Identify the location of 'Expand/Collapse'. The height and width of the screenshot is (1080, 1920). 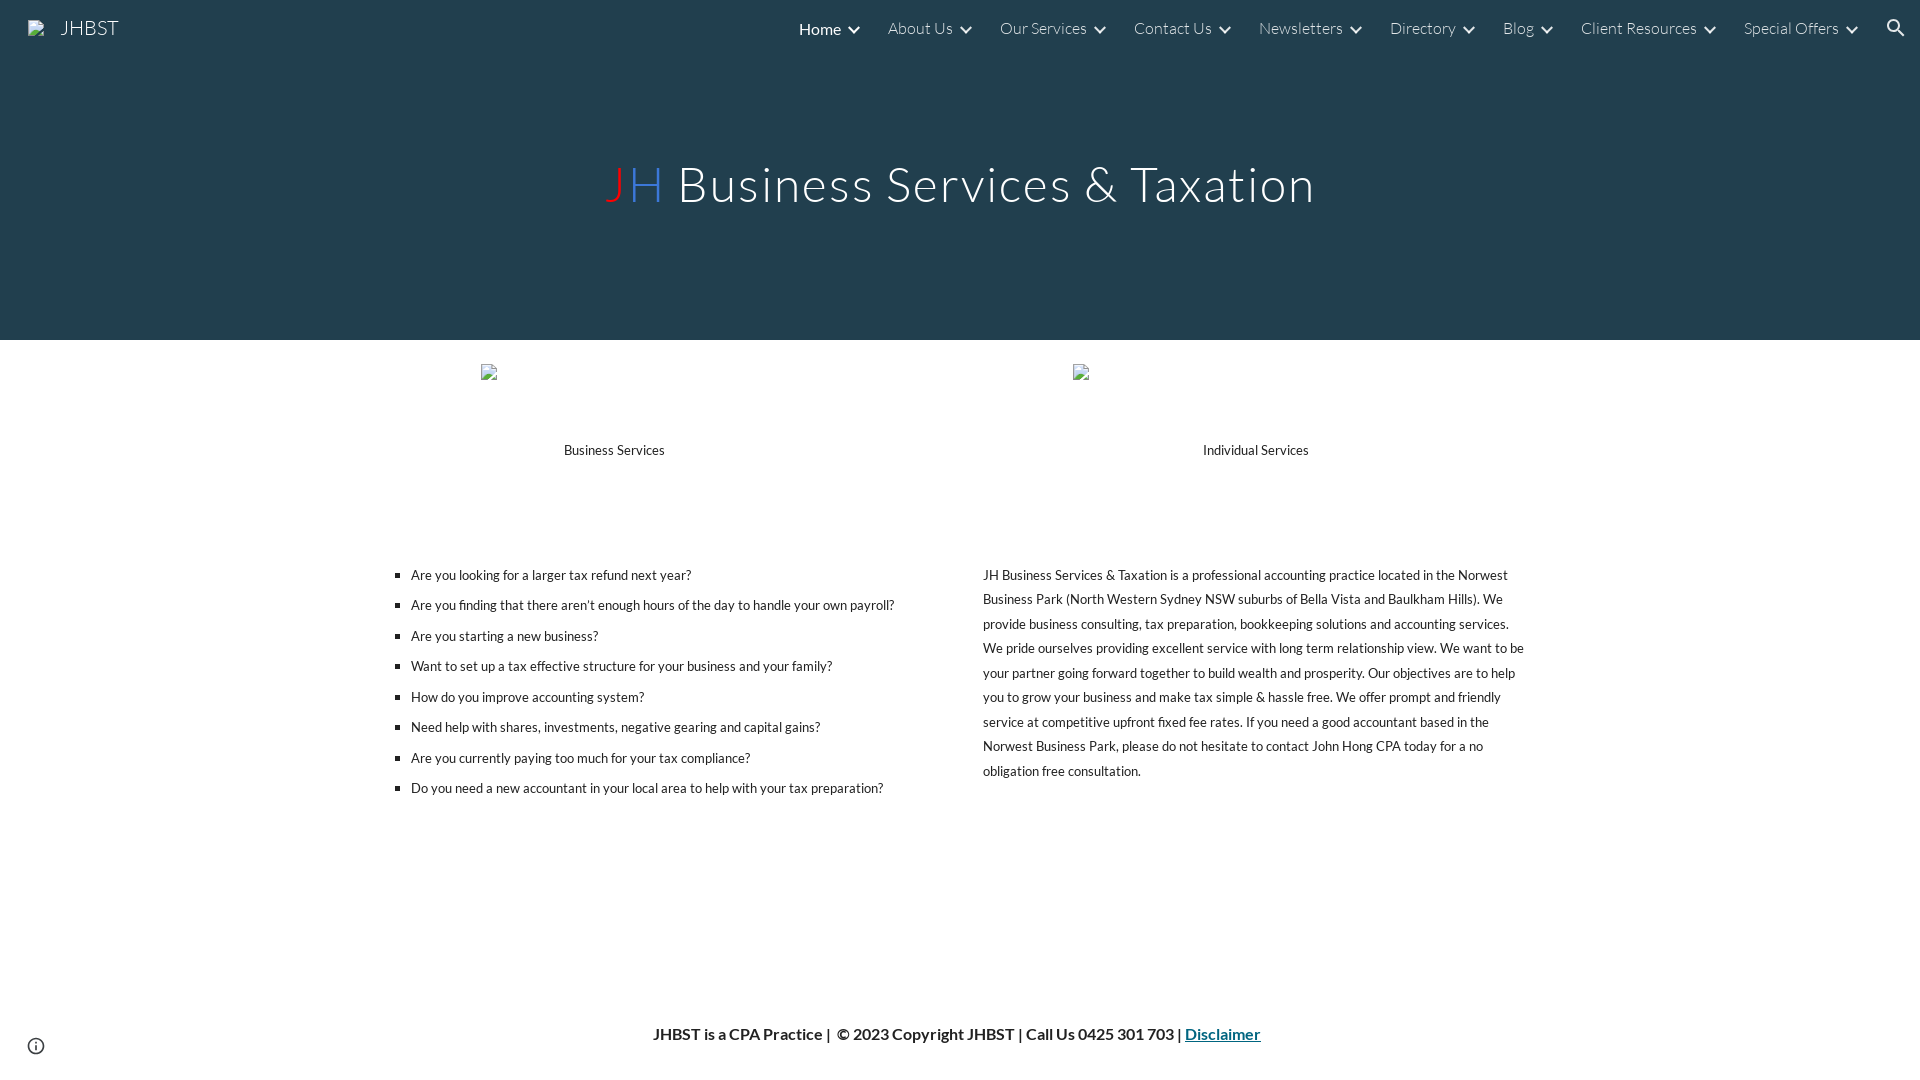
(1707, 27).